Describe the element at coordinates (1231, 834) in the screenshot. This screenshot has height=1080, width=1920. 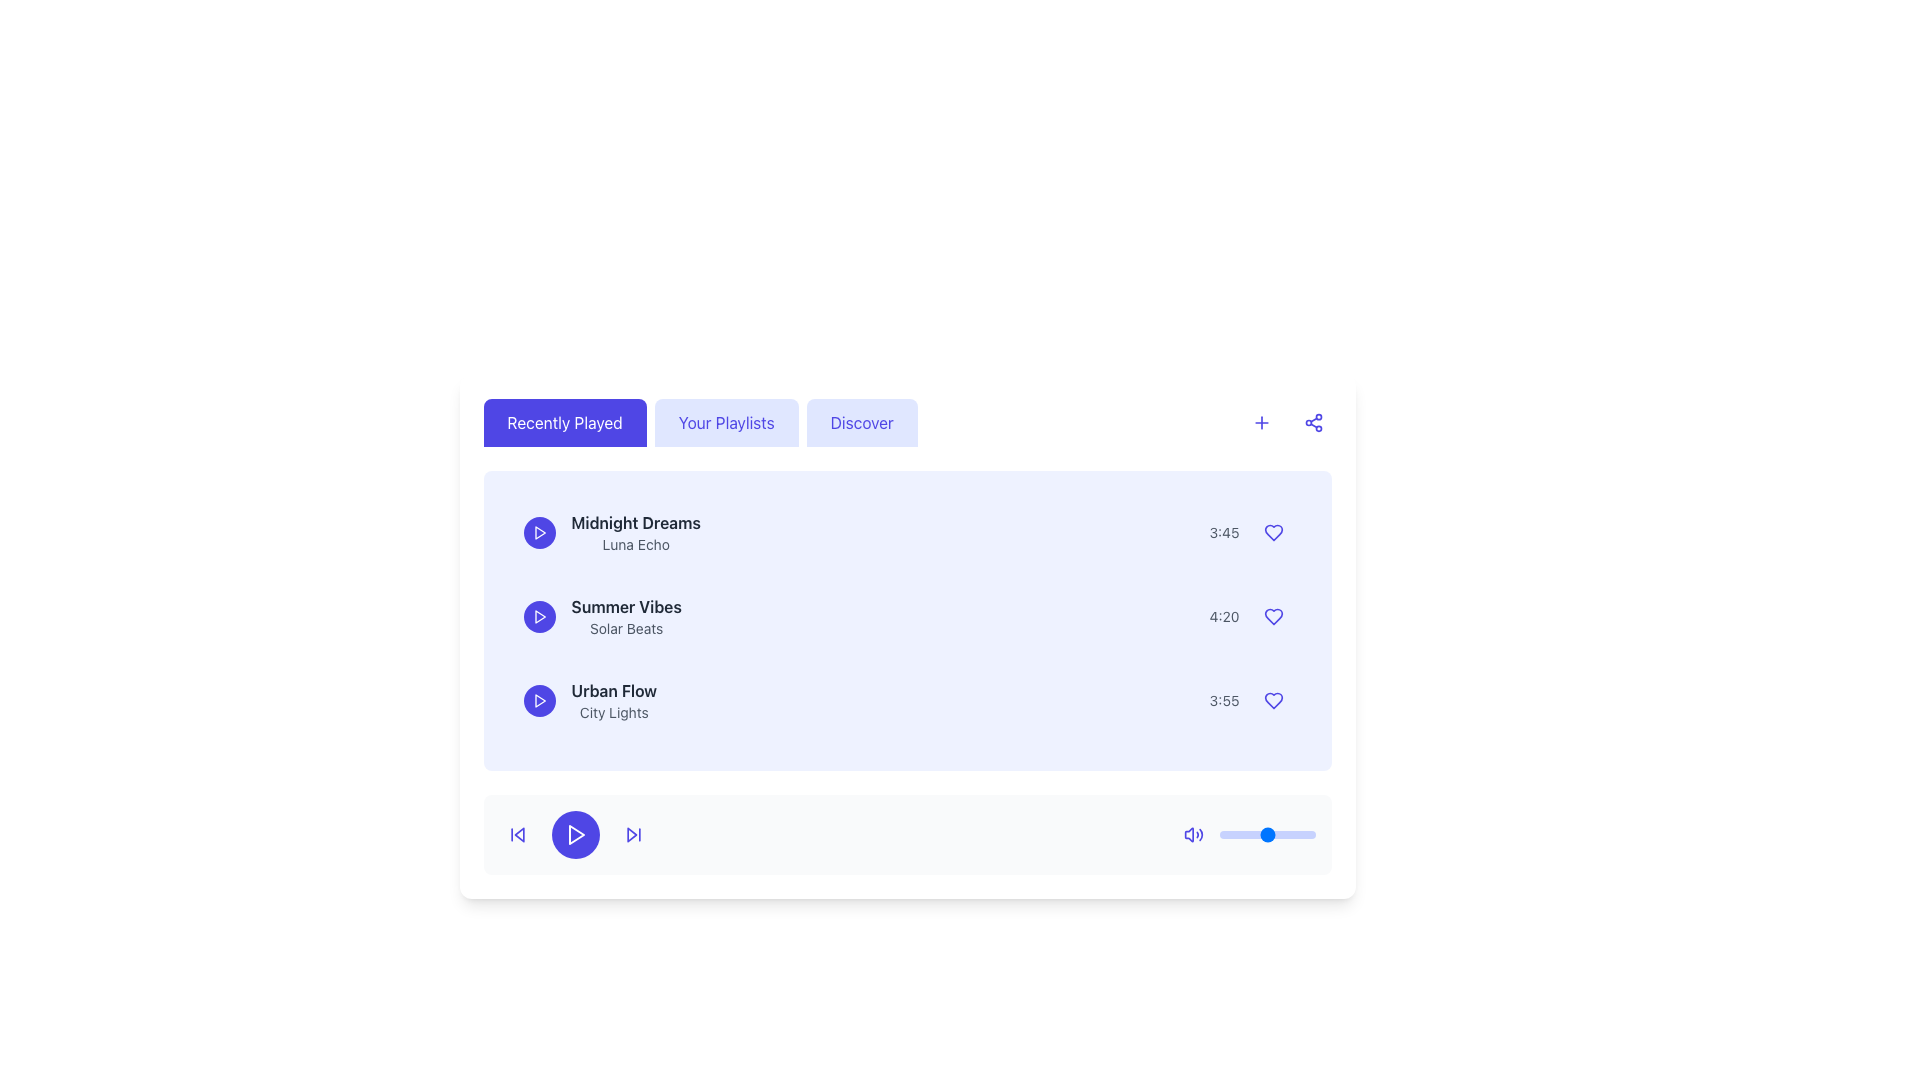
I see `the slider` at that location.